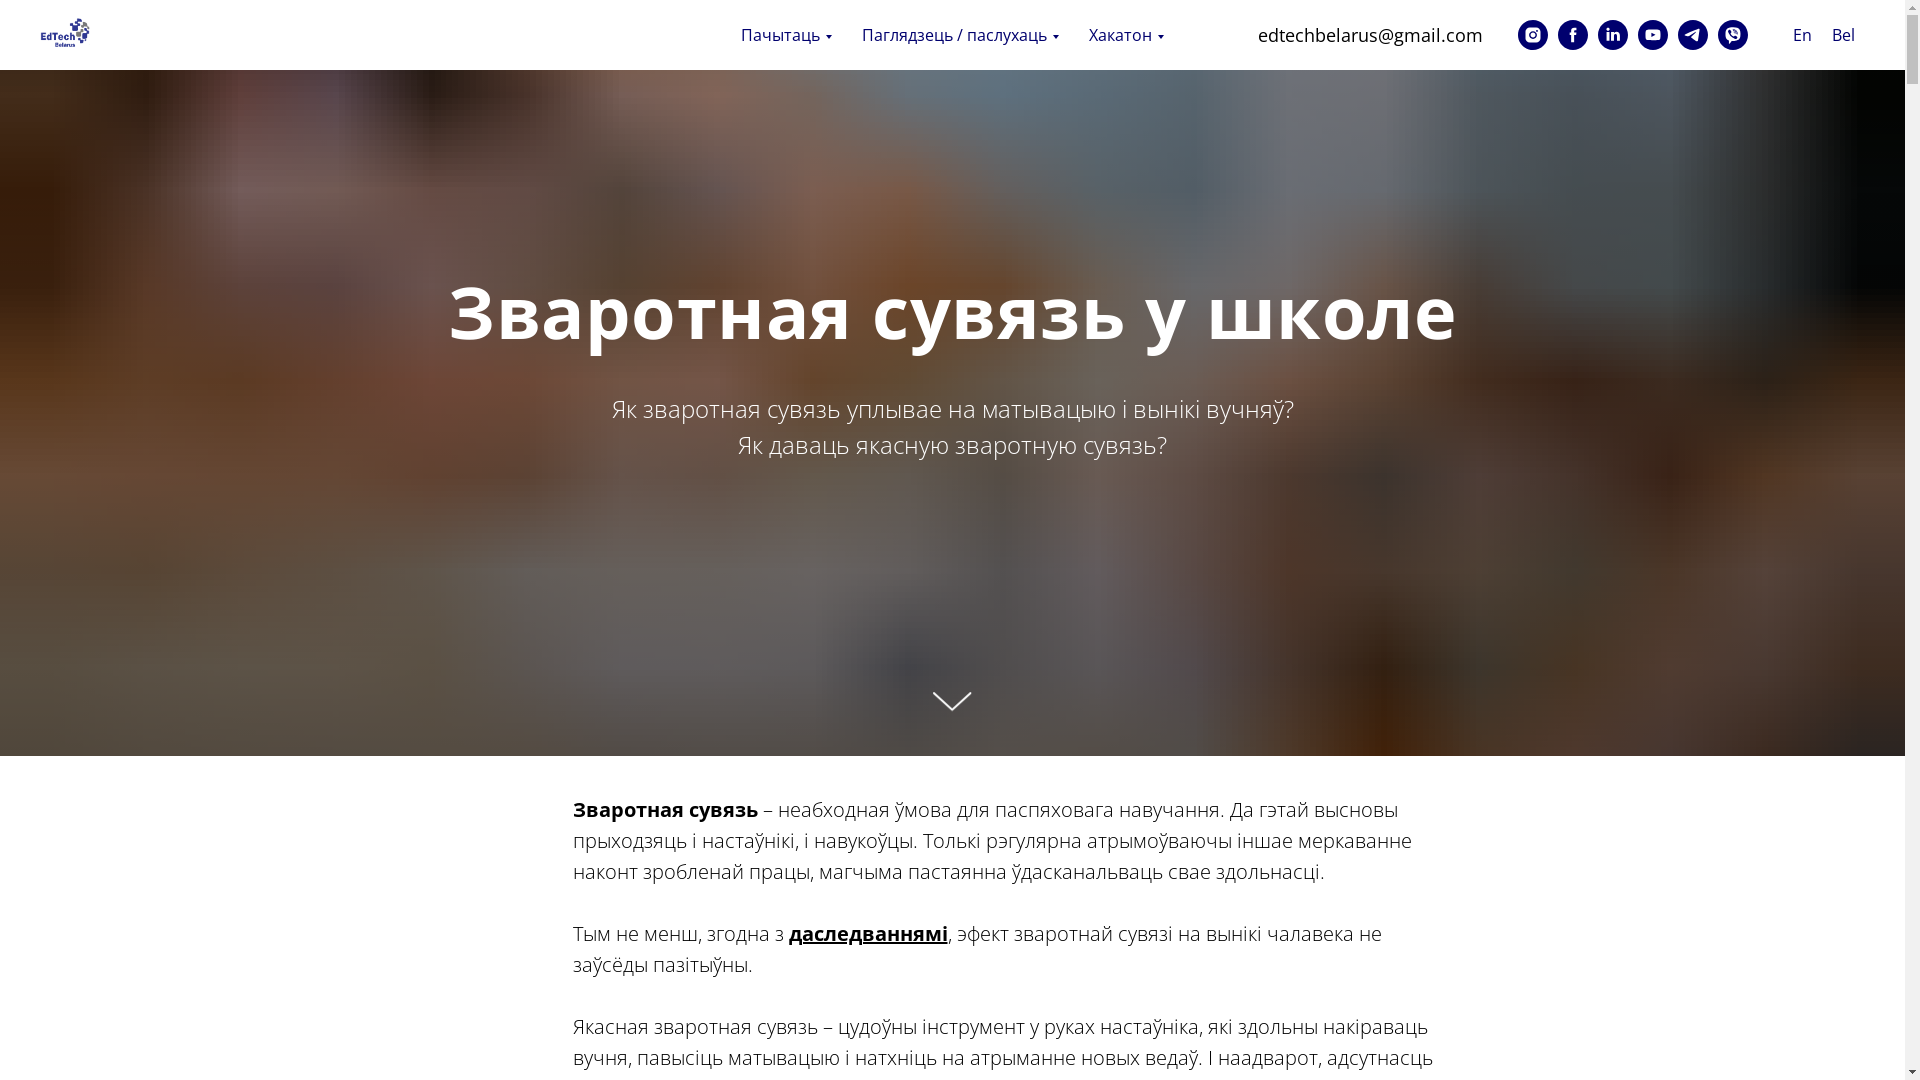 The height and width of the screenshot is (1080, 1920). Describe the element at coordinates (1802, 34) in the screenshot. I see `'En'` at that location.